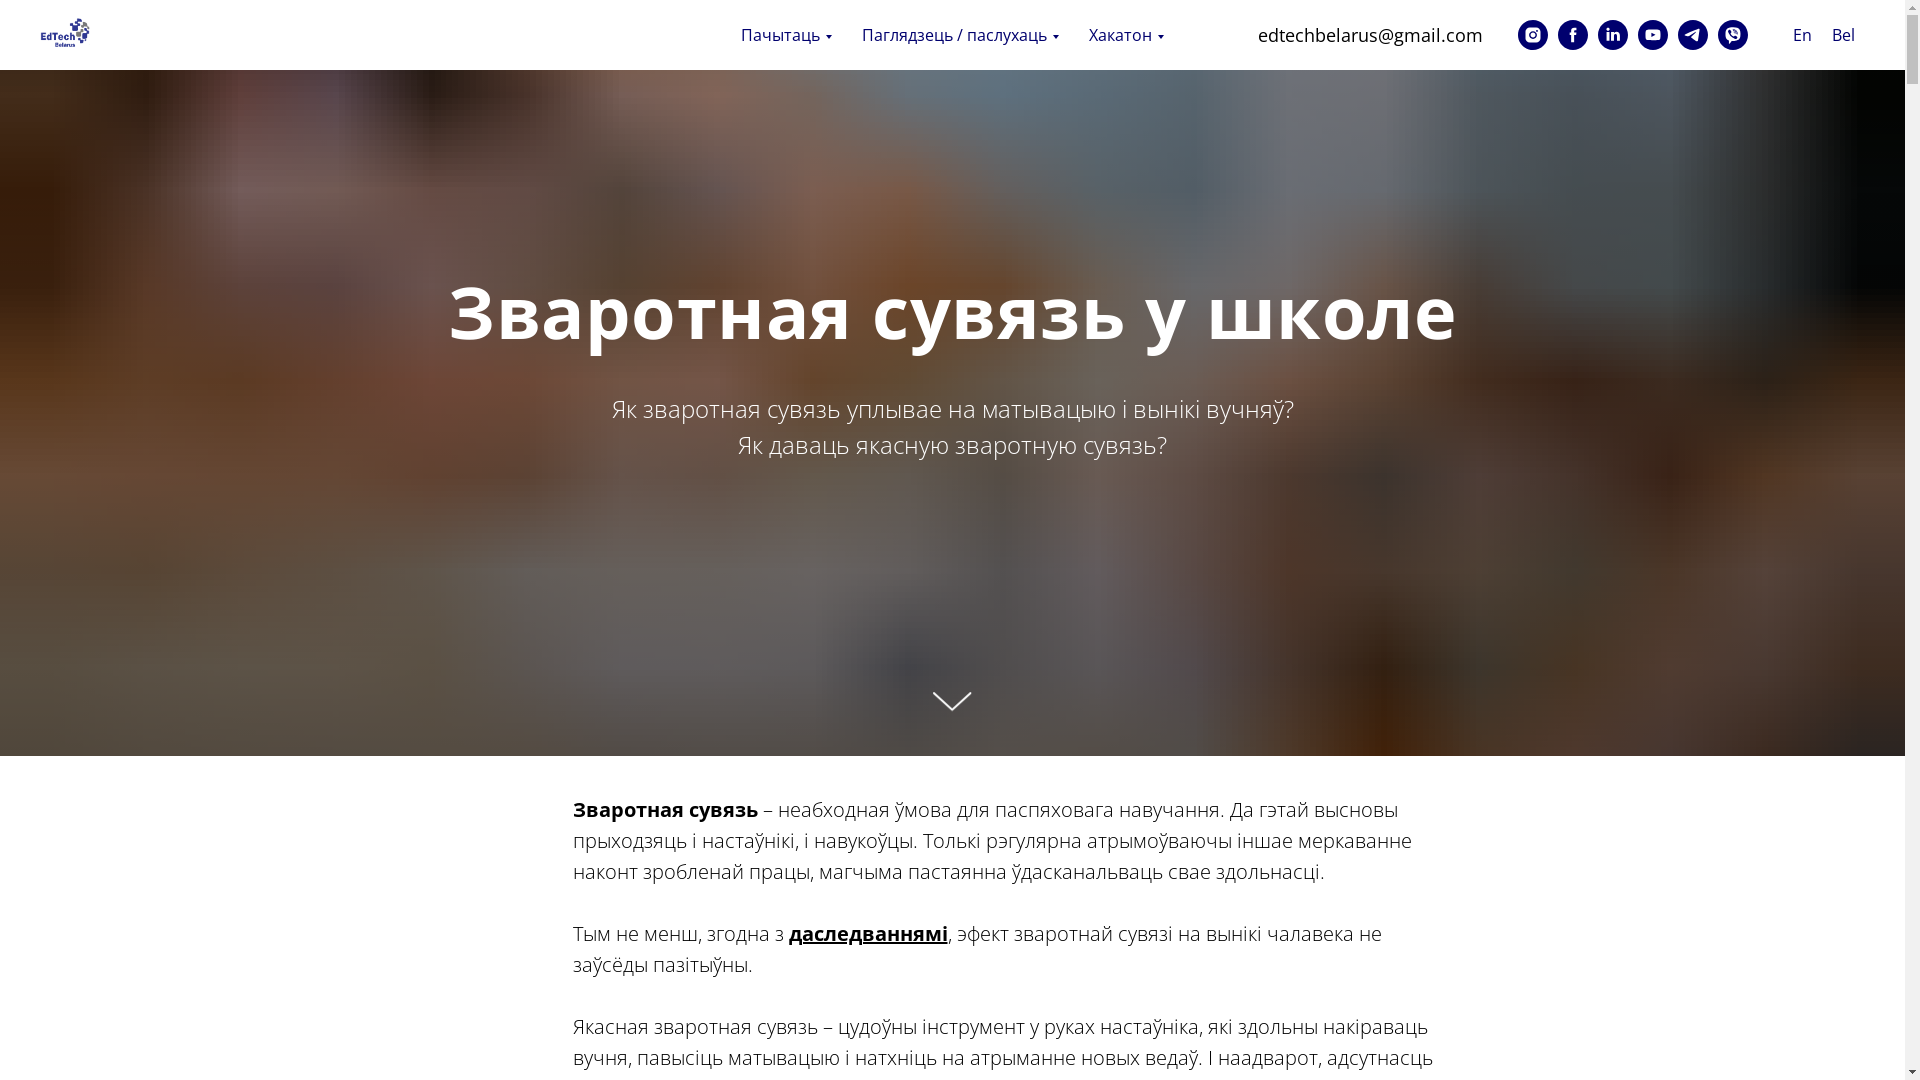 The height and width of the screenshot is (1080, 1920). Describe the element at coordinates (1802, 34) in the screenshot. I see `'En'` at that location.